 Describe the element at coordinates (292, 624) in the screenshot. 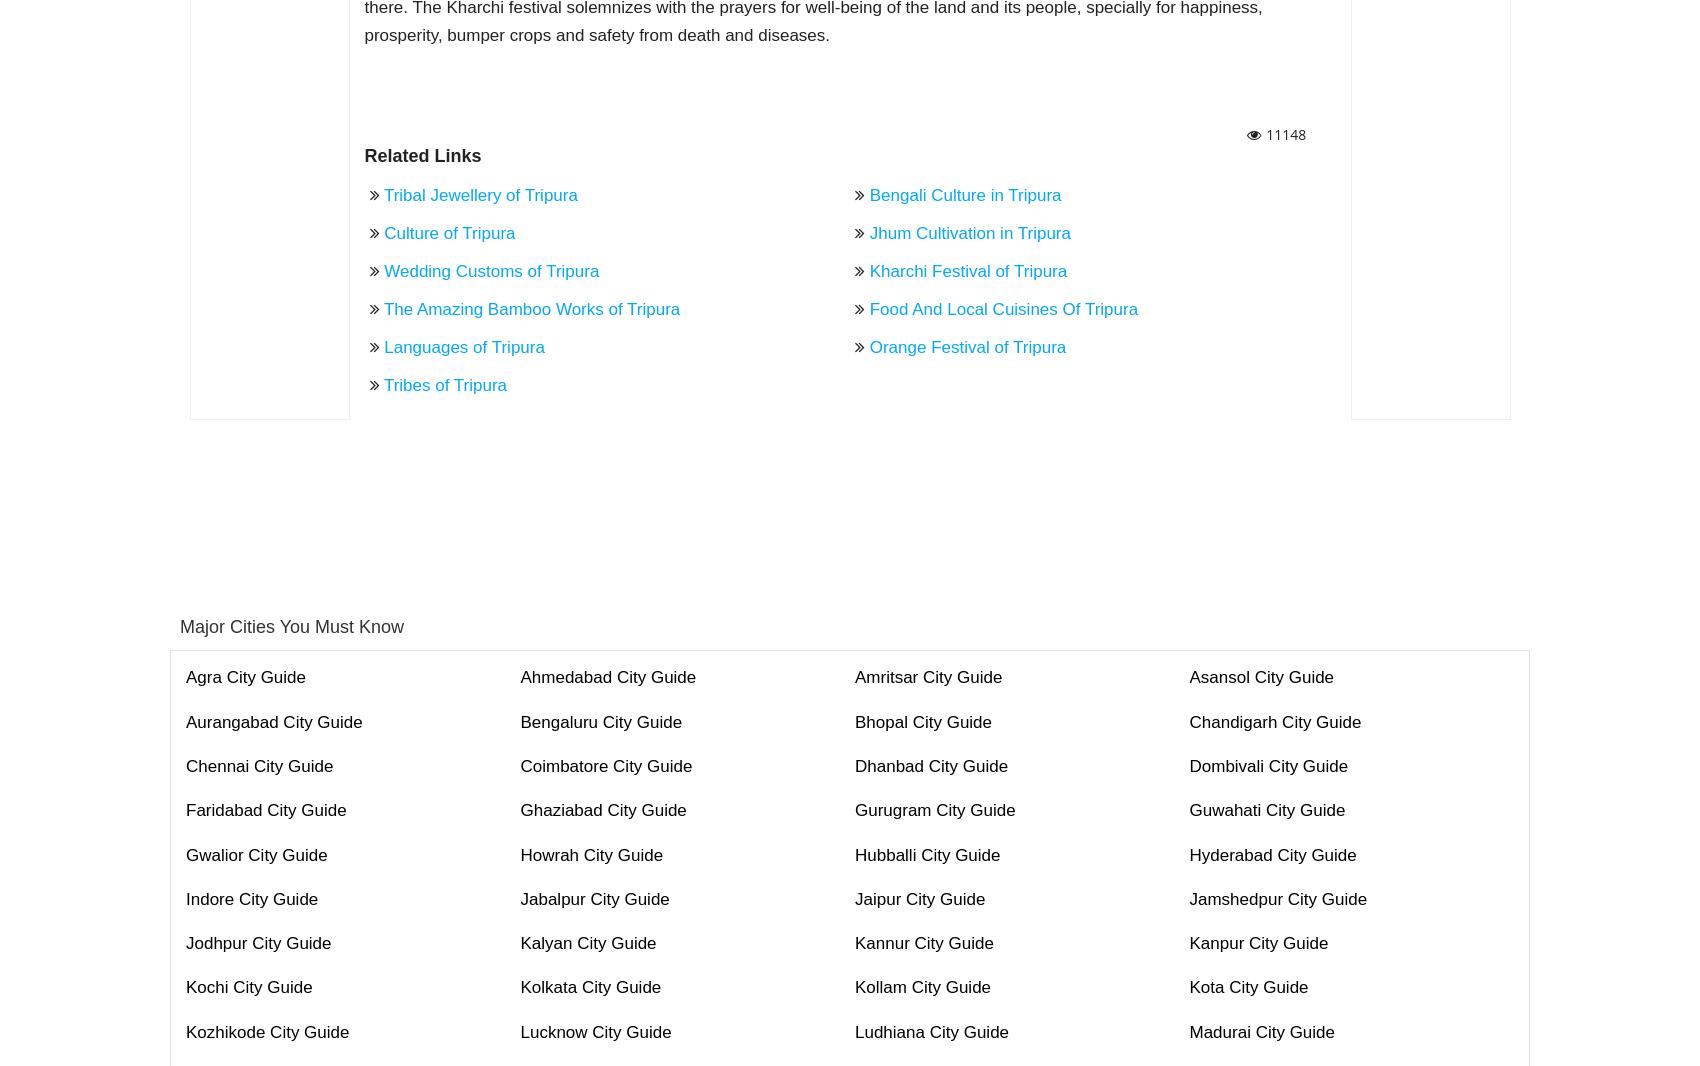

I see `'Major Cities You Must Know'` at that location.